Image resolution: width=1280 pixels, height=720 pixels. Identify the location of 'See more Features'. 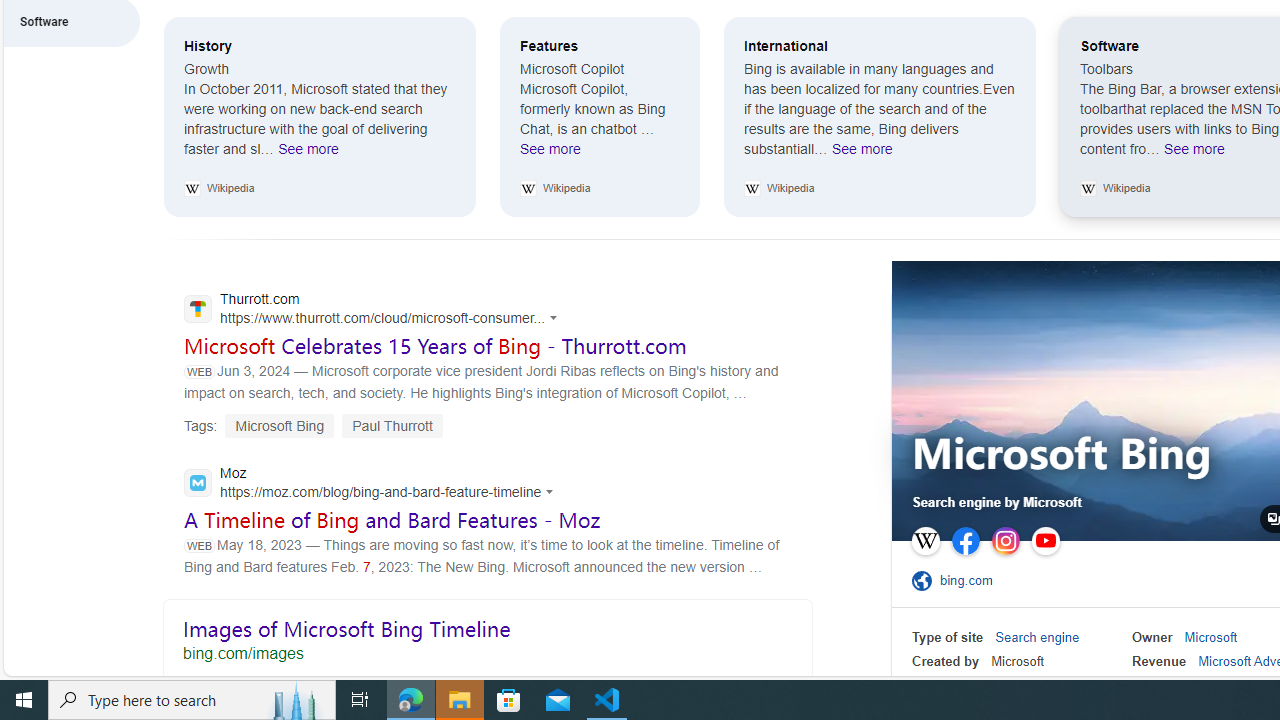
(550, 153).